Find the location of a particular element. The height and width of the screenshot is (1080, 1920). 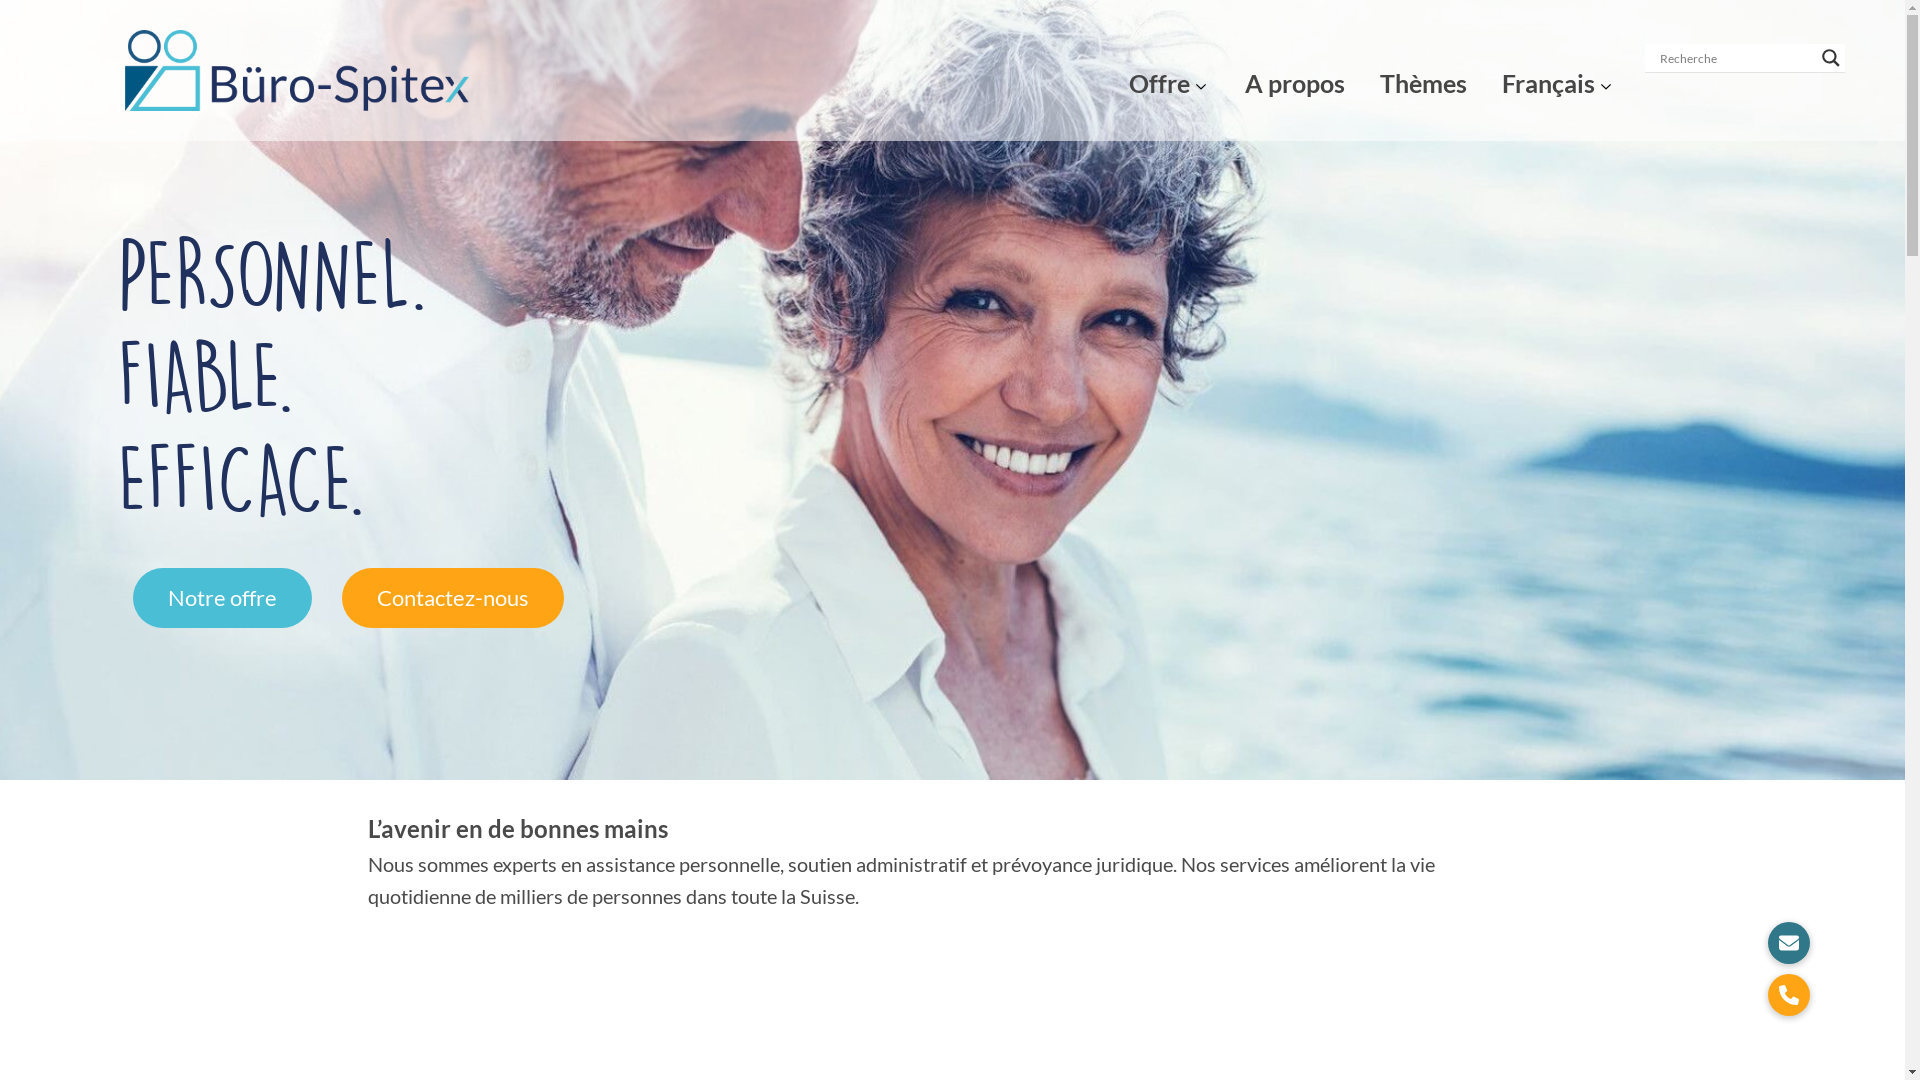

'Offre' is located at coordinates (1159, 69).